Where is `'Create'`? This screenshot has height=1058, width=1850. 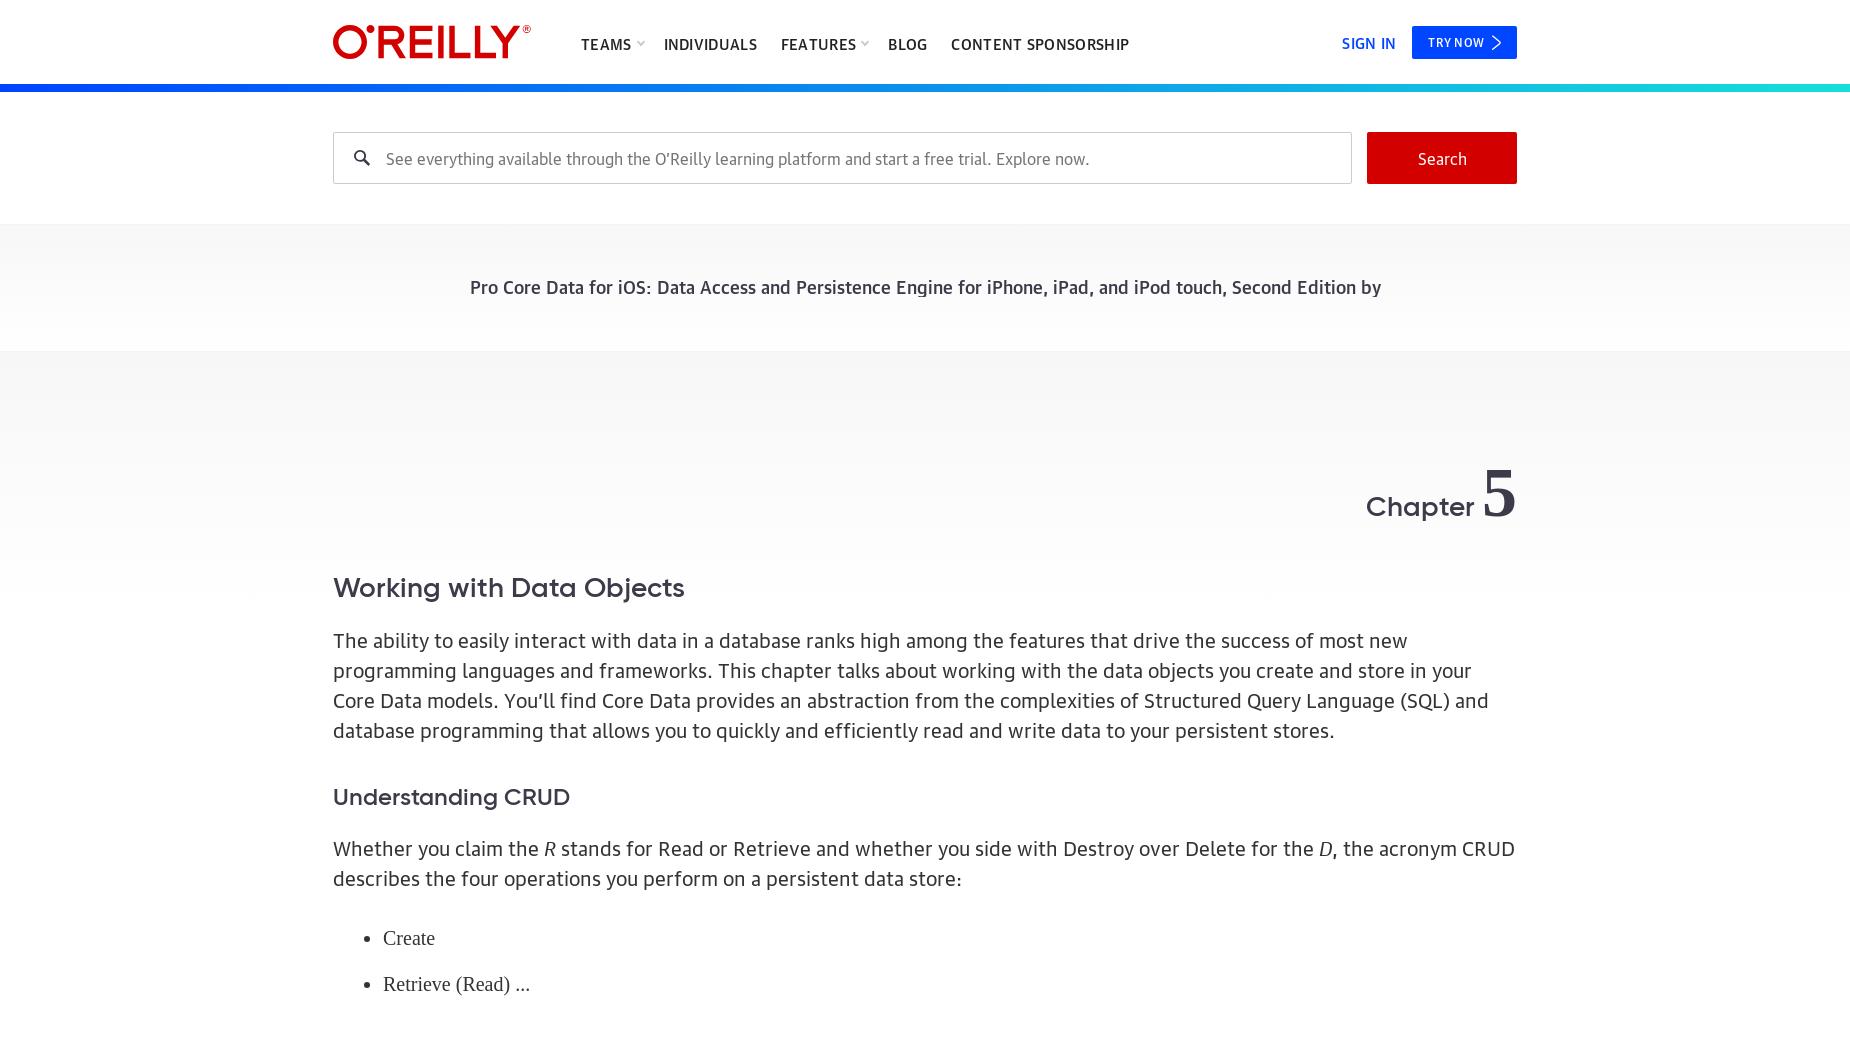
'Create' is located at coordinates (408, 936).